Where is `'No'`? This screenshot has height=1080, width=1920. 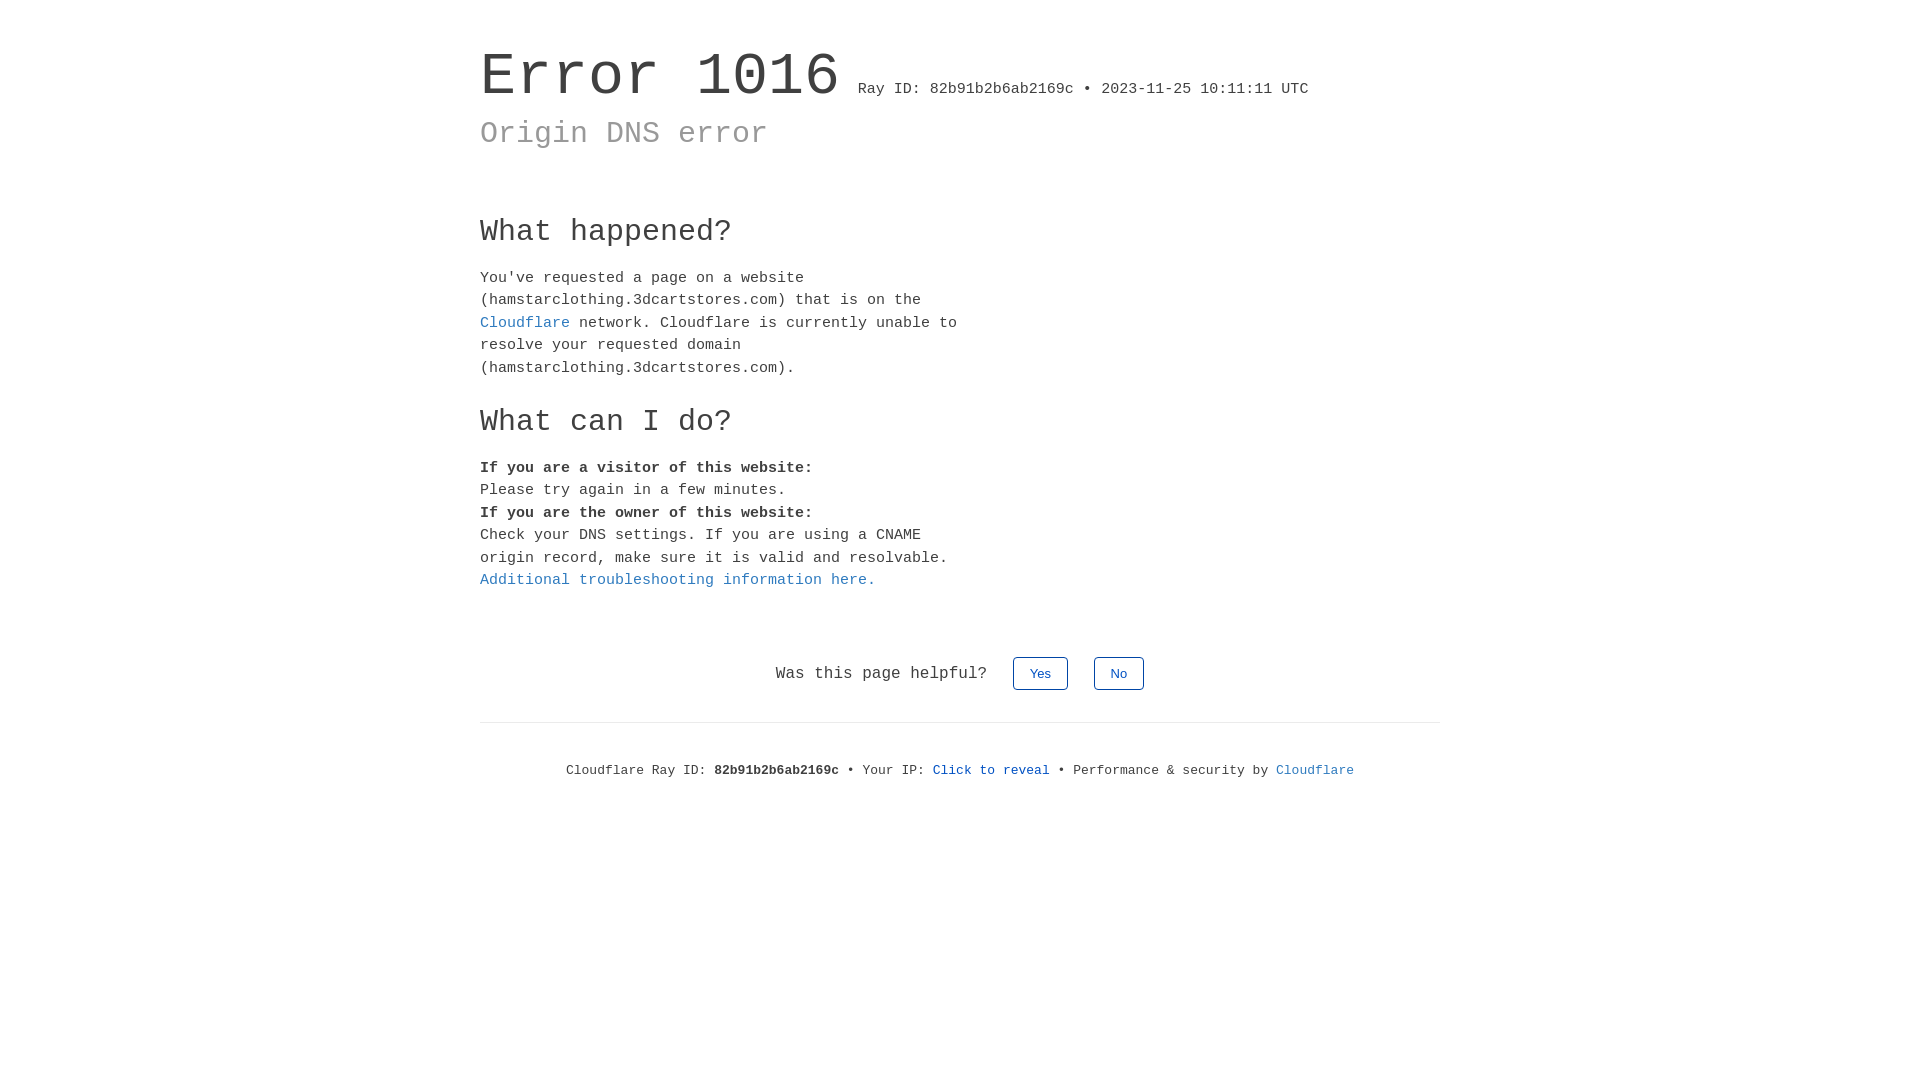
'No' is located at coordinates (1118, 672).